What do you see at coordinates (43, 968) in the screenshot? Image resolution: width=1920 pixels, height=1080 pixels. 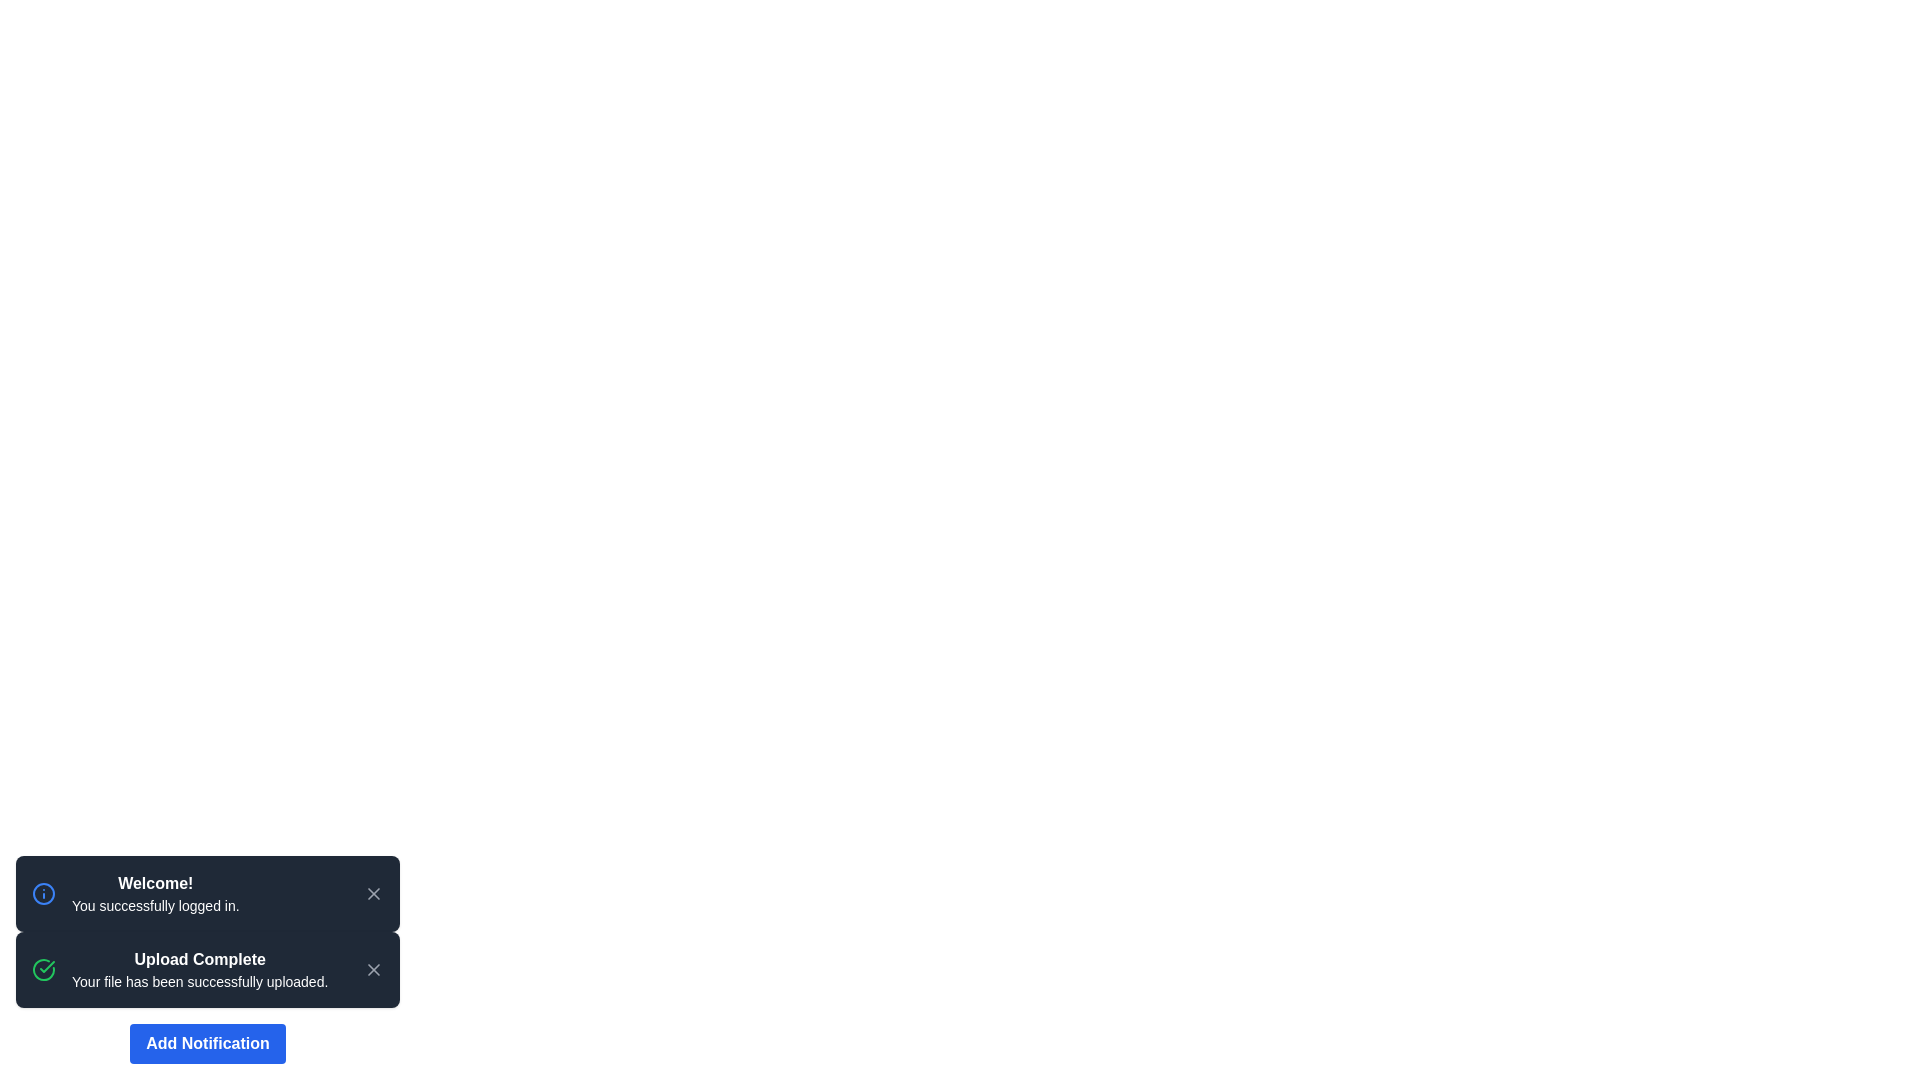 I see `the circular checkmark icon with a green outline, which is located in the notification panel stating 'Upload Complete'` at bounding box center [43, 968].